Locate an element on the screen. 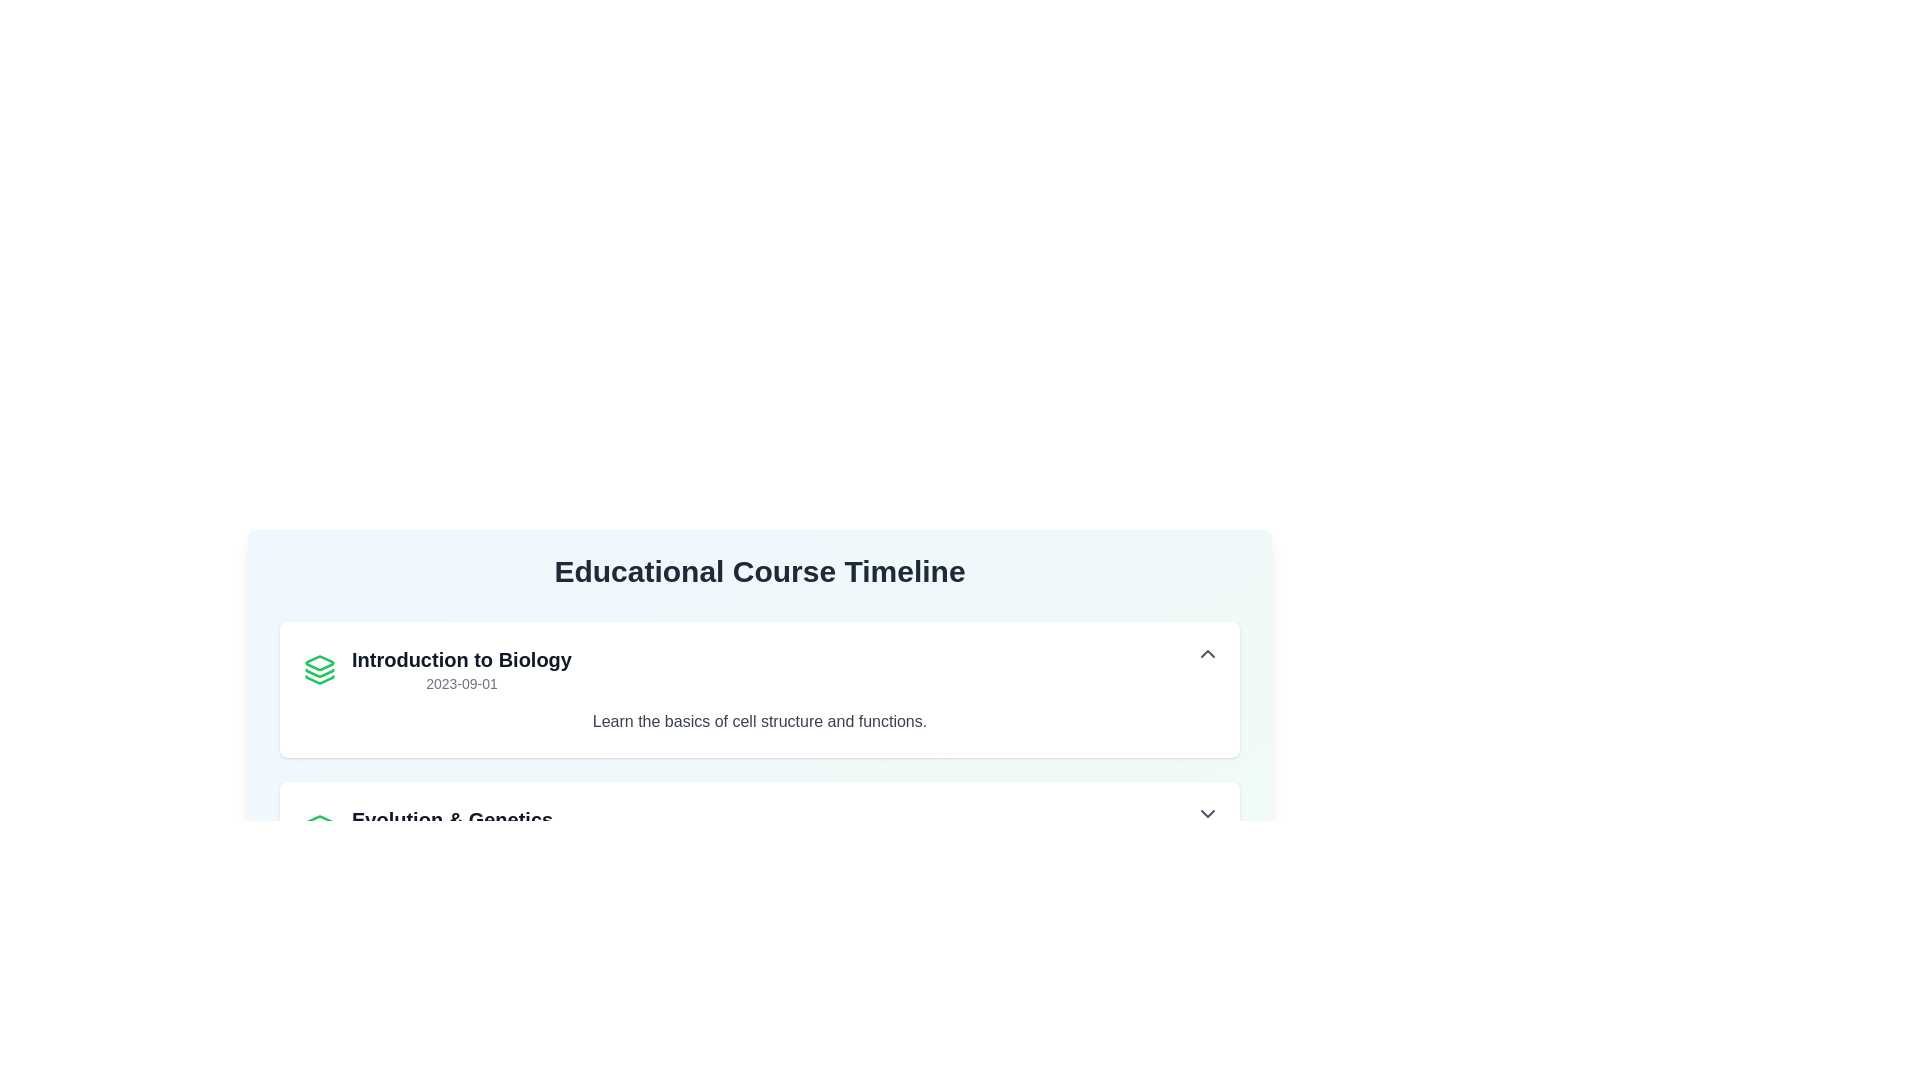 The width and height of the screenshot is (1920, 1080). the chevron-up icon located at the top-right corner of the 'Introduction to Biology' card is located at coordinates (1207, 654).